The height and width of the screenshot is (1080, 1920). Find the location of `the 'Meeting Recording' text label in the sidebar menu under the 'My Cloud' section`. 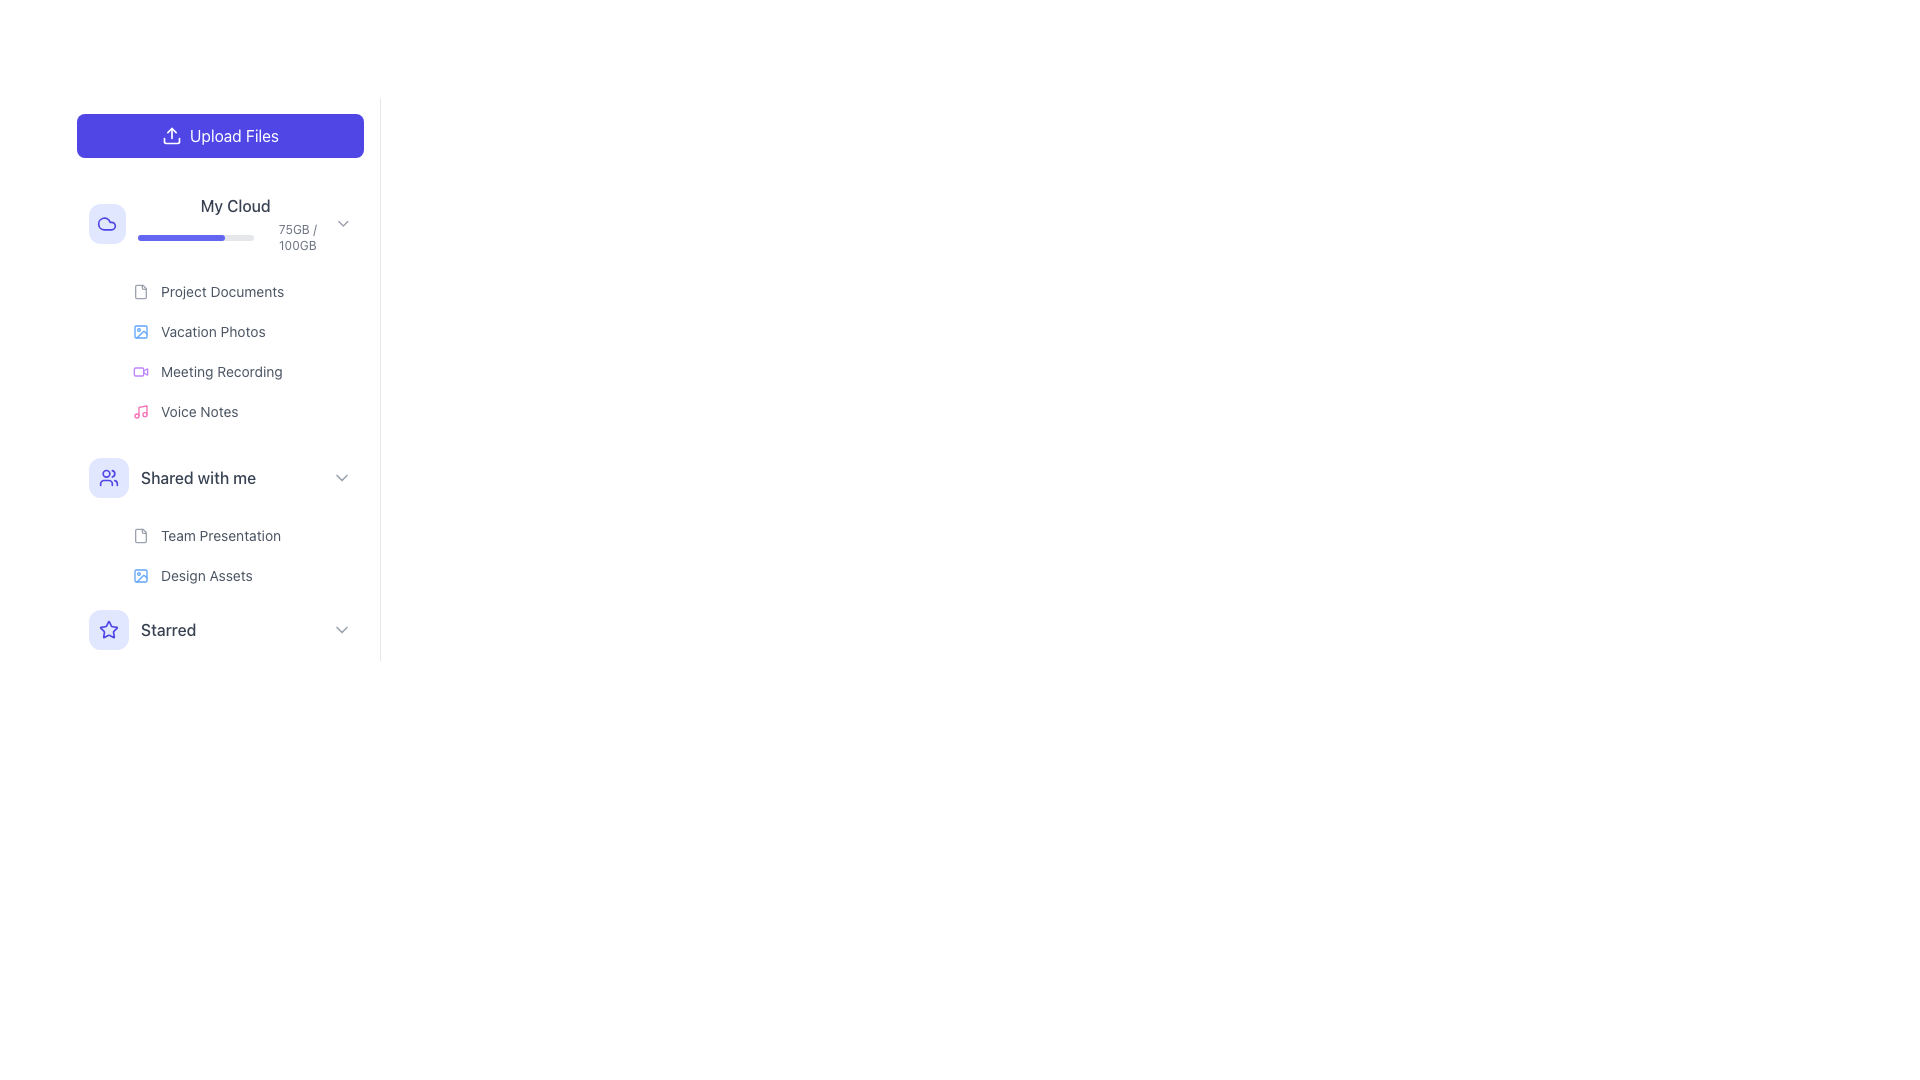

the 'Meeting Recording' text label in the sidebar menu under the 'My Cloud' section is located at coordinates (221, 371).